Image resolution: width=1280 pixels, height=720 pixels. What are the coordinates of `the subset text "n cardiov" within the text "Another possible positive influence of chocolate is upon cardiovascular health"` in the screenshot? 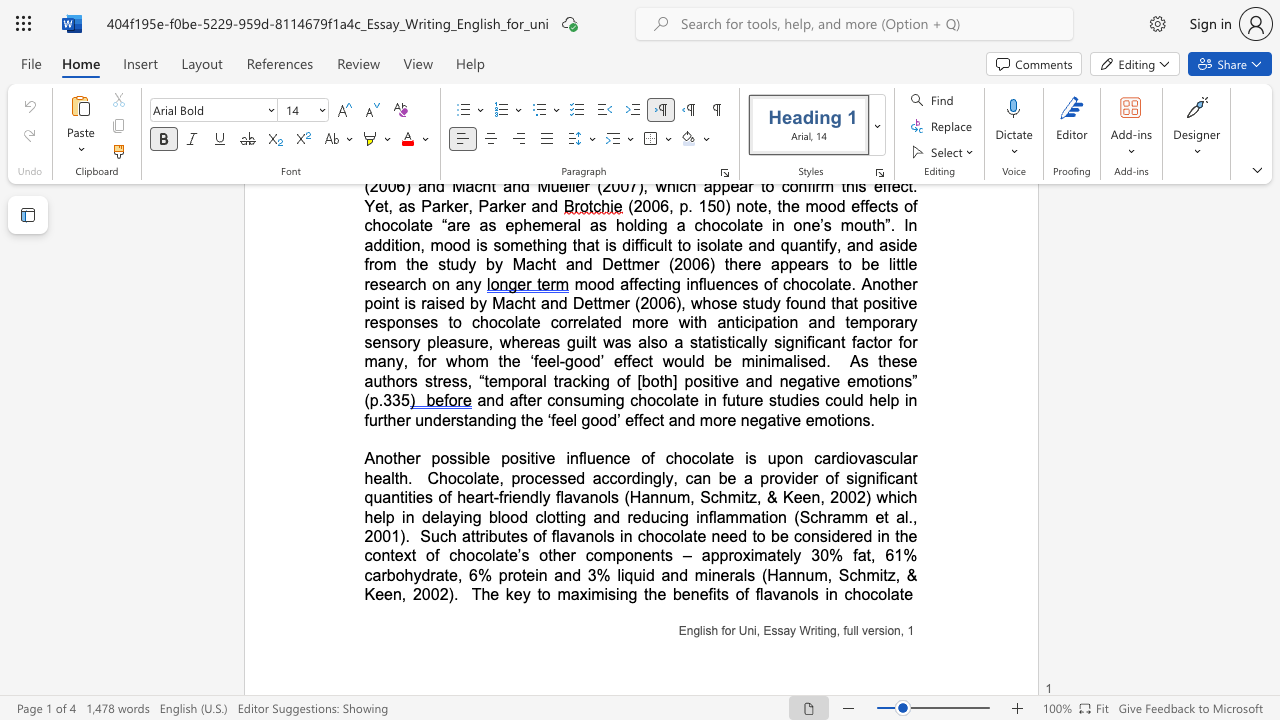 It's located at (793, 458).